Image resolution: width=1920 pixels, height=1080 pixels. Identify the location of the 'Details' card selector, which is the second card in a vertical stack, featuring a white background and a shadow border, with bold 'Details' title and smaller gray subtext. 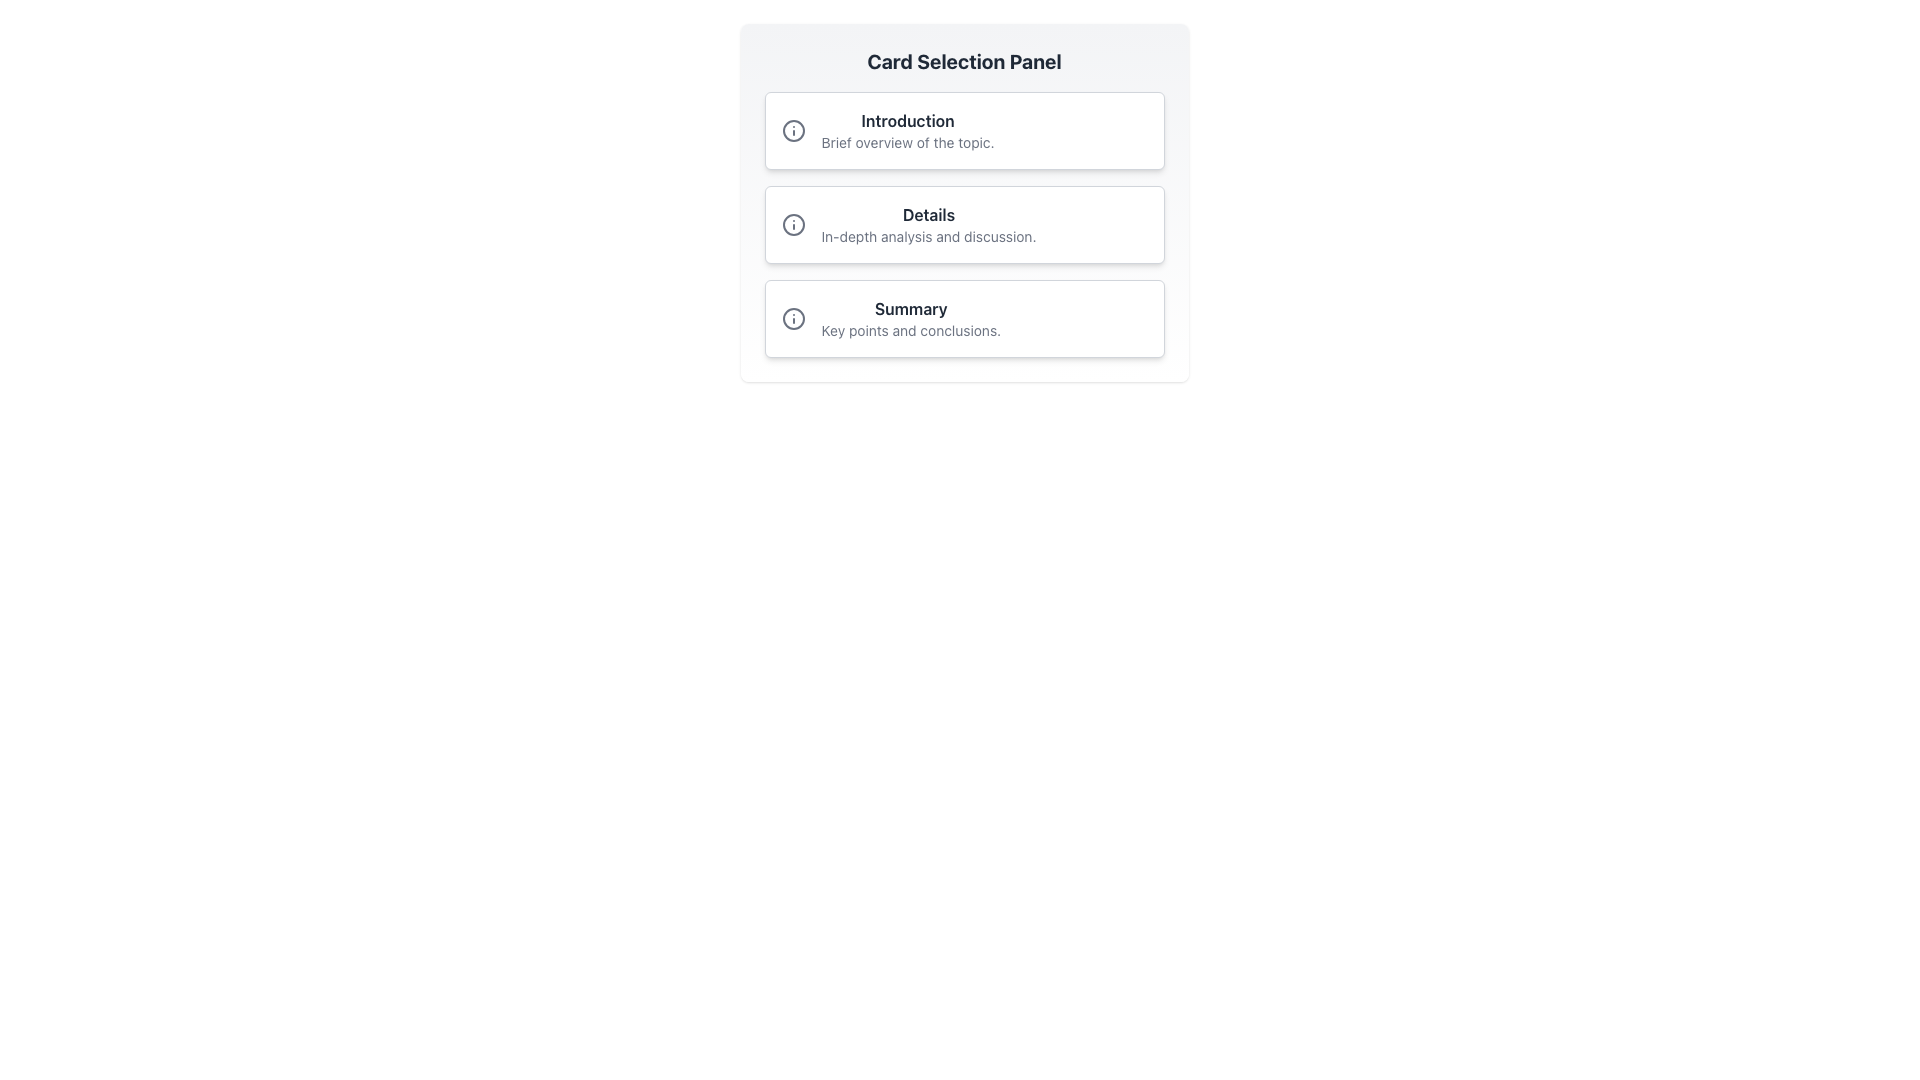
(964, 203).